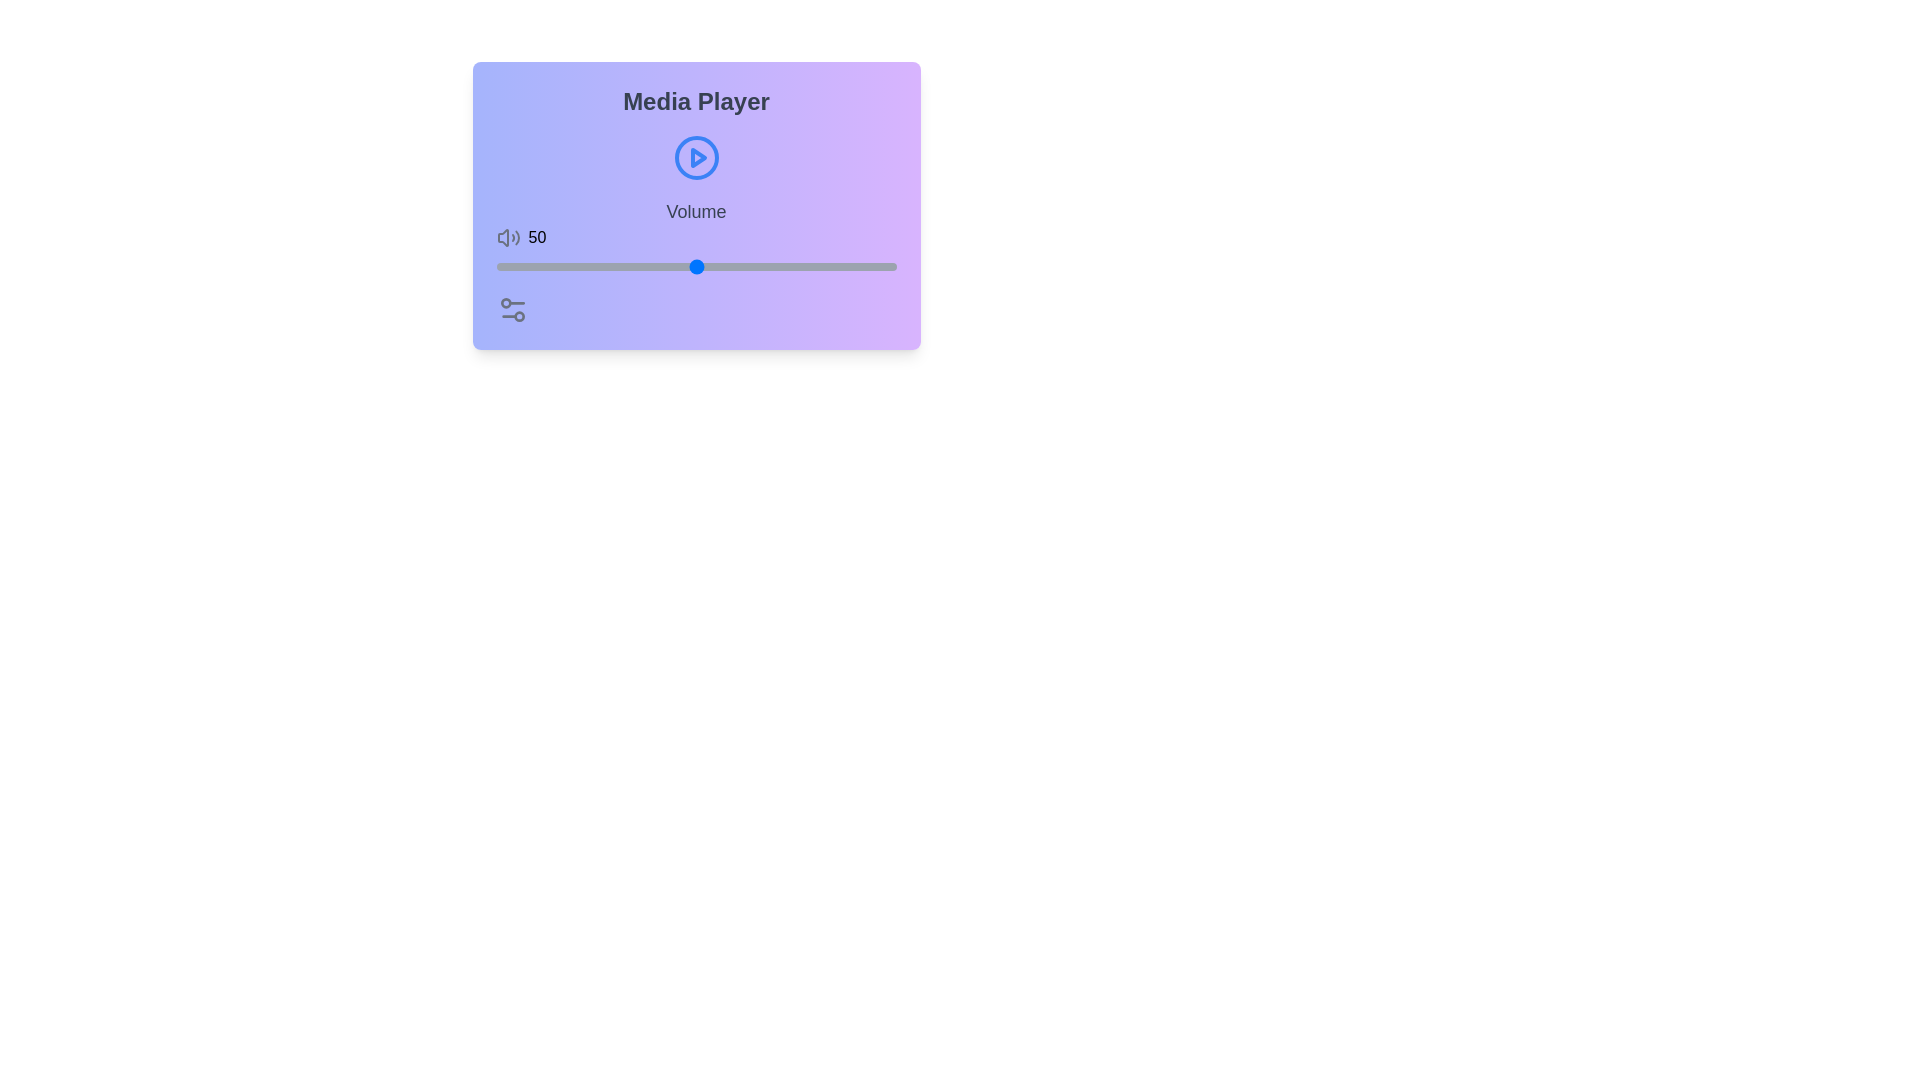  Describe the element at coordinates (615, 265) in the screenshot. I see `the volume level` at that location.